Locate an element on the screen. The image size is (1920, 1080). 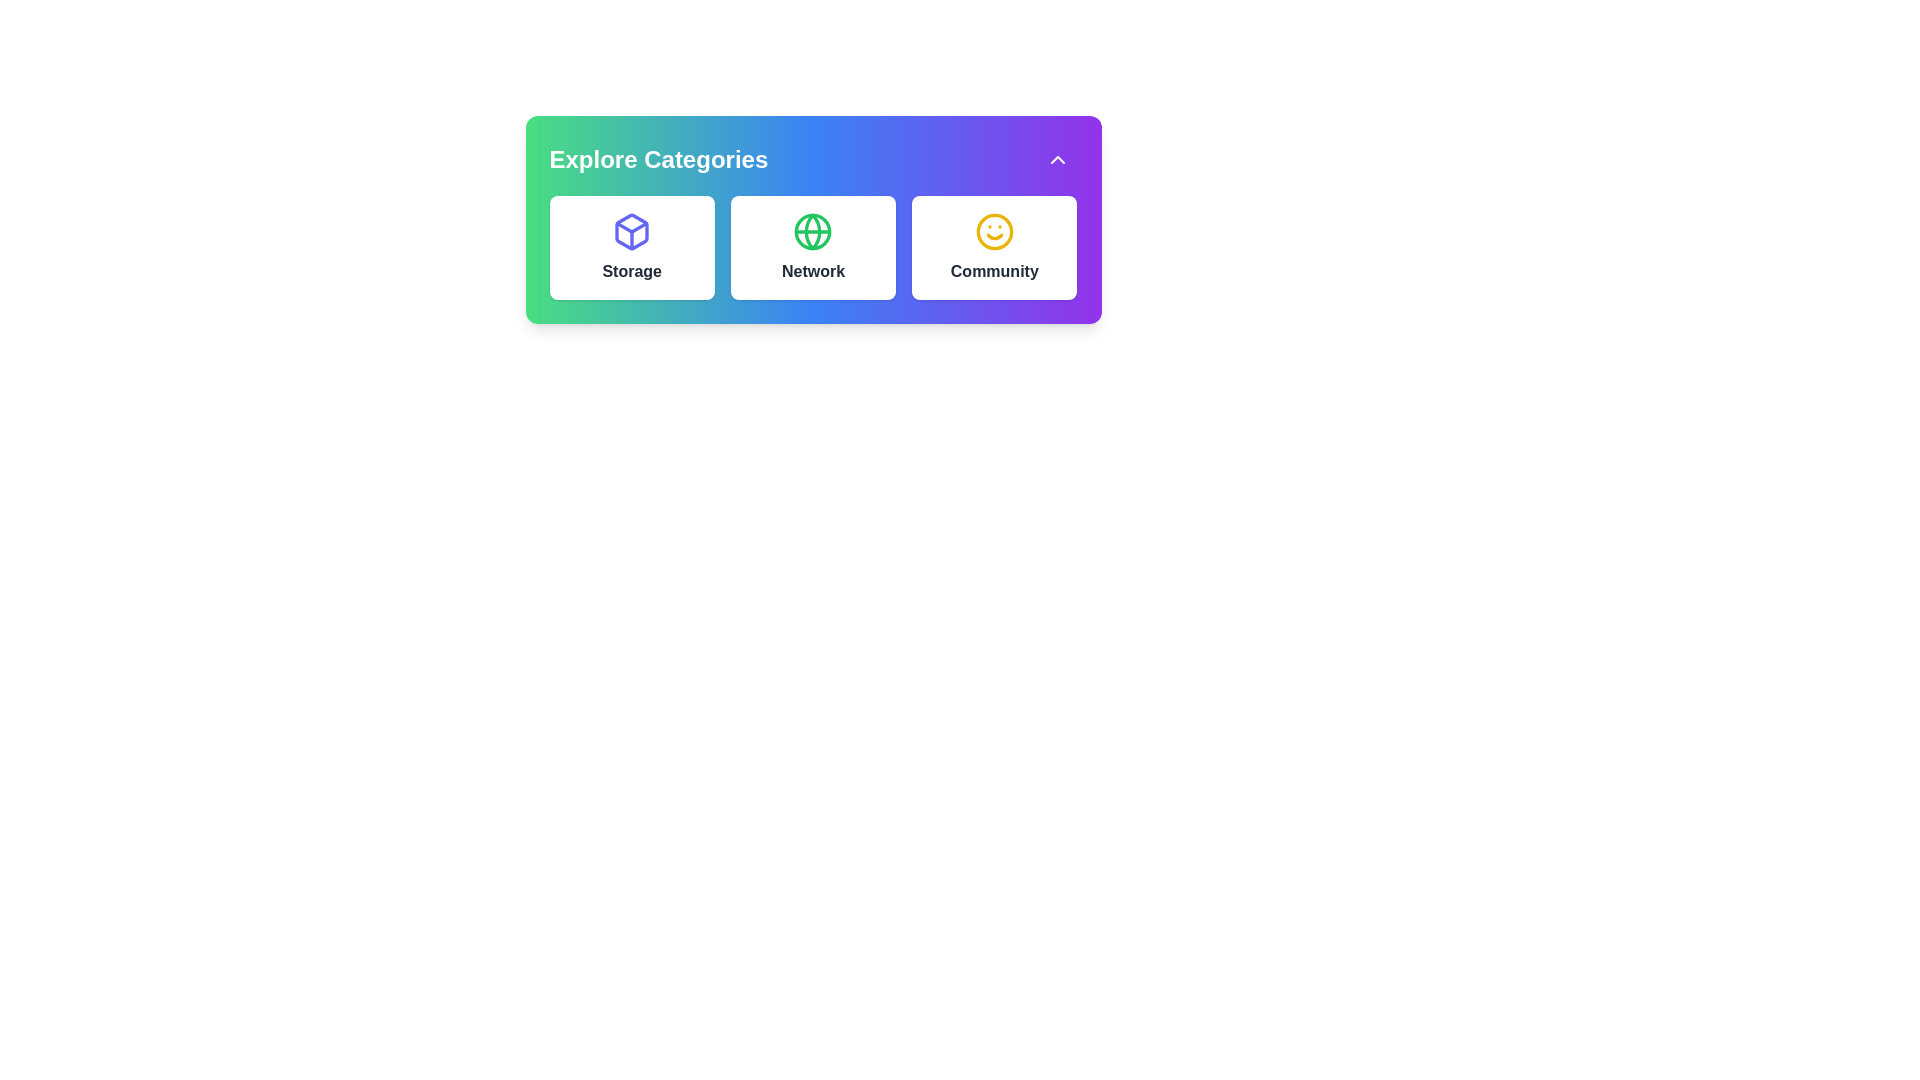
the decorative graphical icon within the 'Network' button located beneath the 'Explore Categories' heading, which is the second button in a horizontal group of three, directly to the right of the 'Storage' button is located at coordinates (813, 230).